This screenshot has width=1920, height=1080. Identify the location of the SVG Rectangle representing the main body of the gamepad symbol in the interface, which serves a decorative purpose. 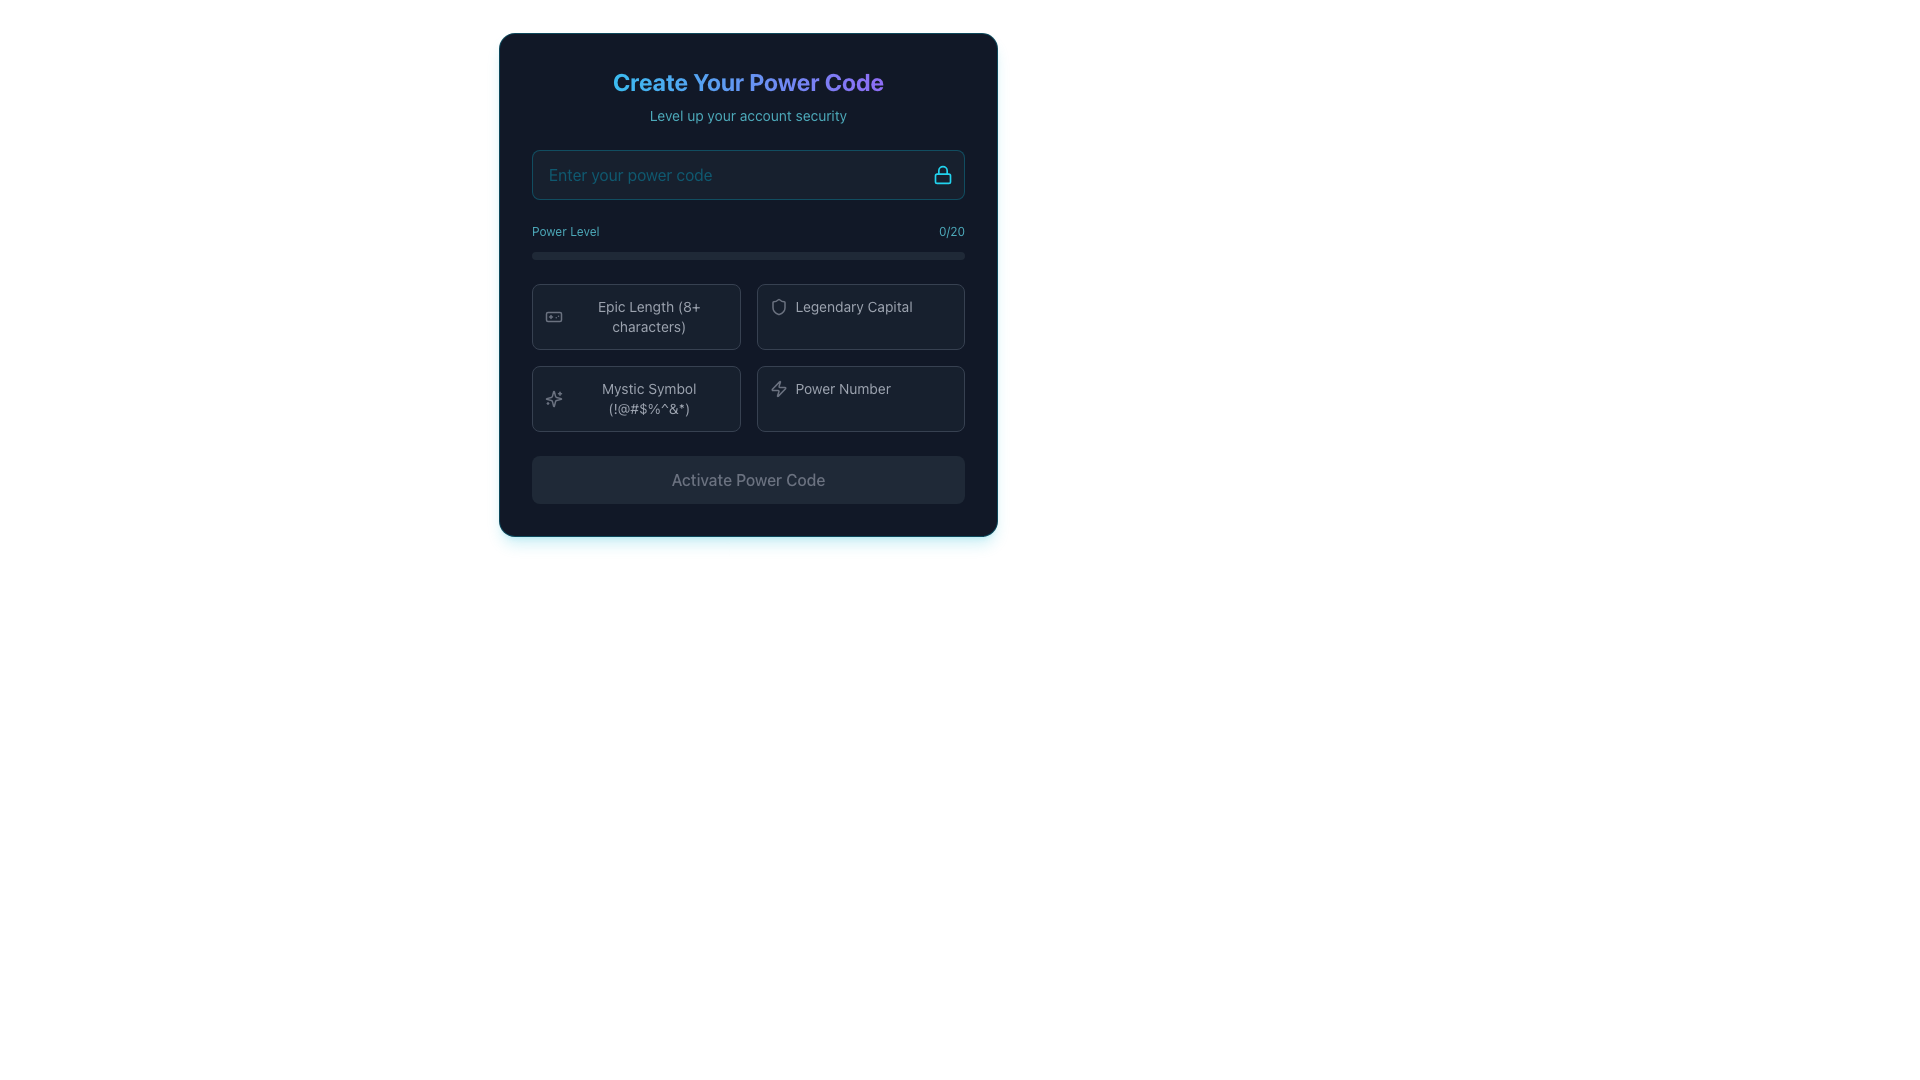
(553, 315).